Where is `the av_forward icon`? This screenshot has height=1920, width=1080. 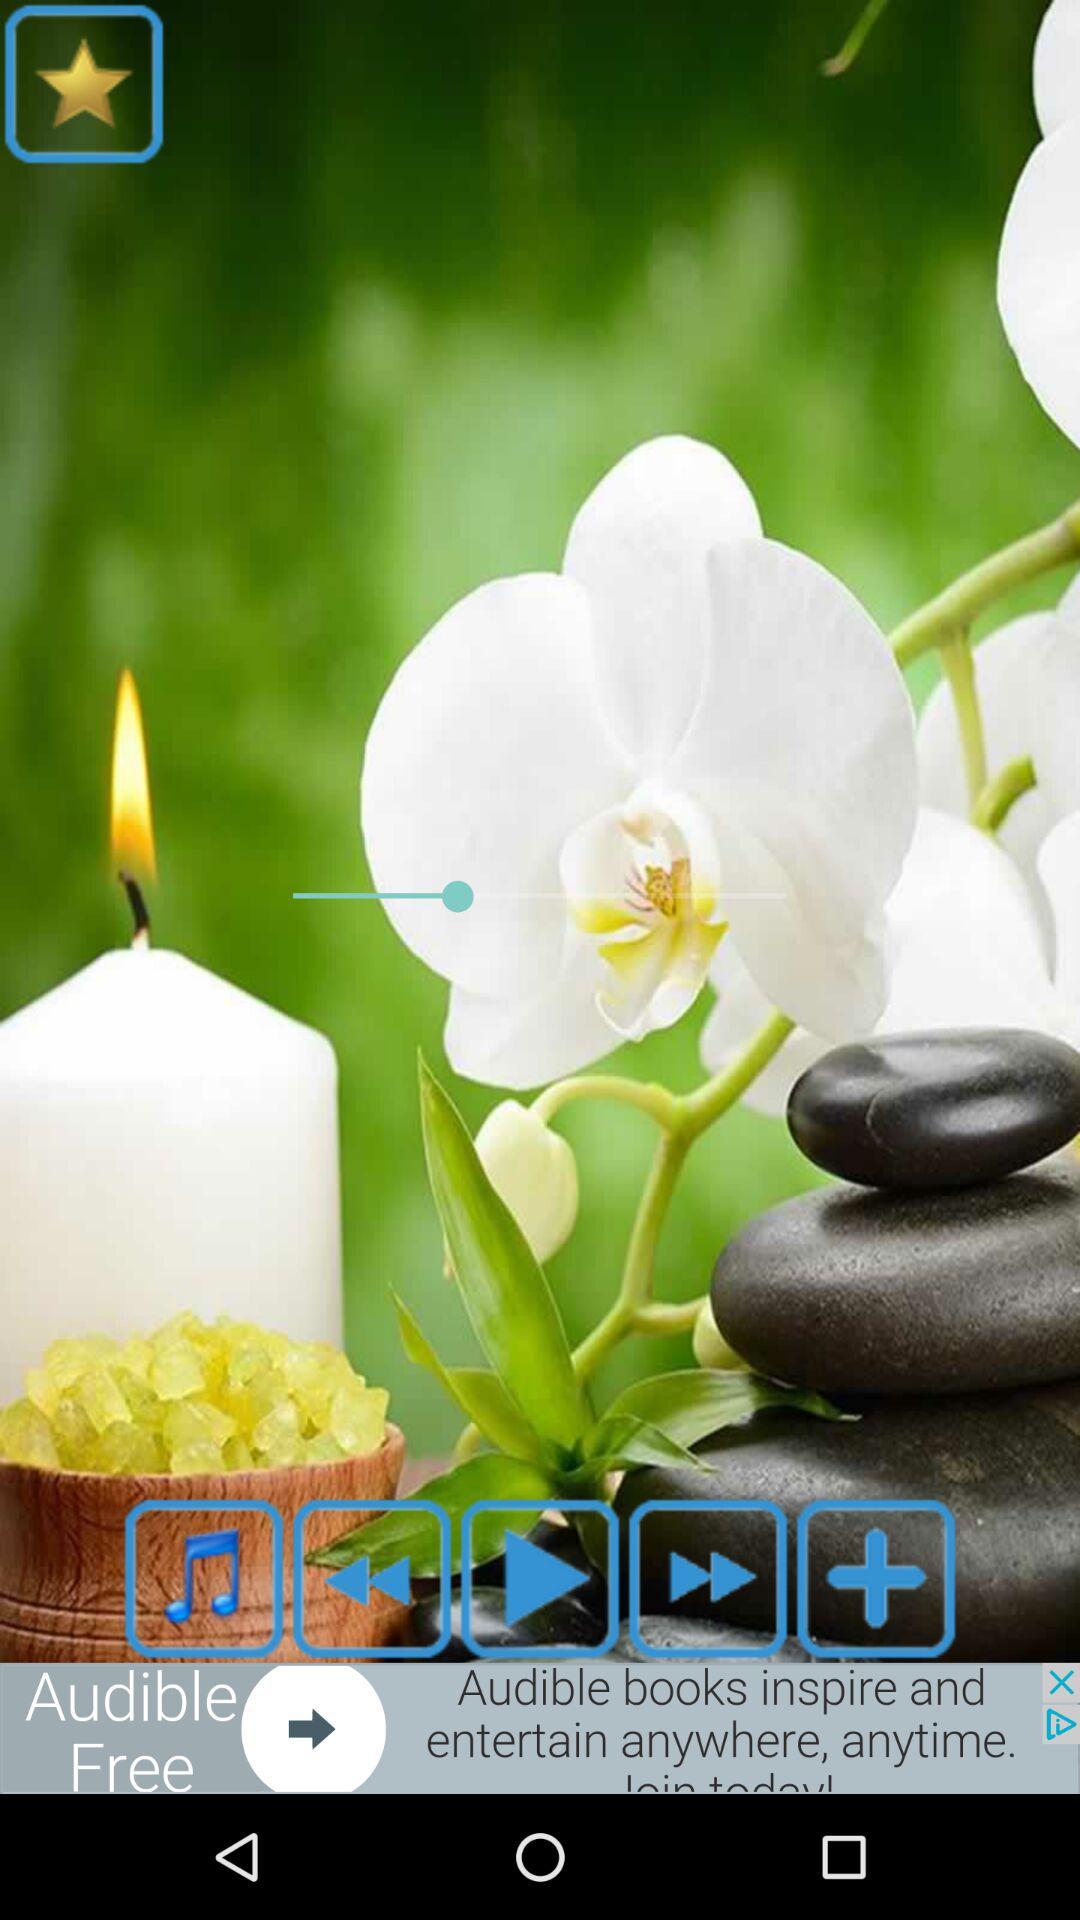 the av_forward icon is located at coordinates (707, 1577).